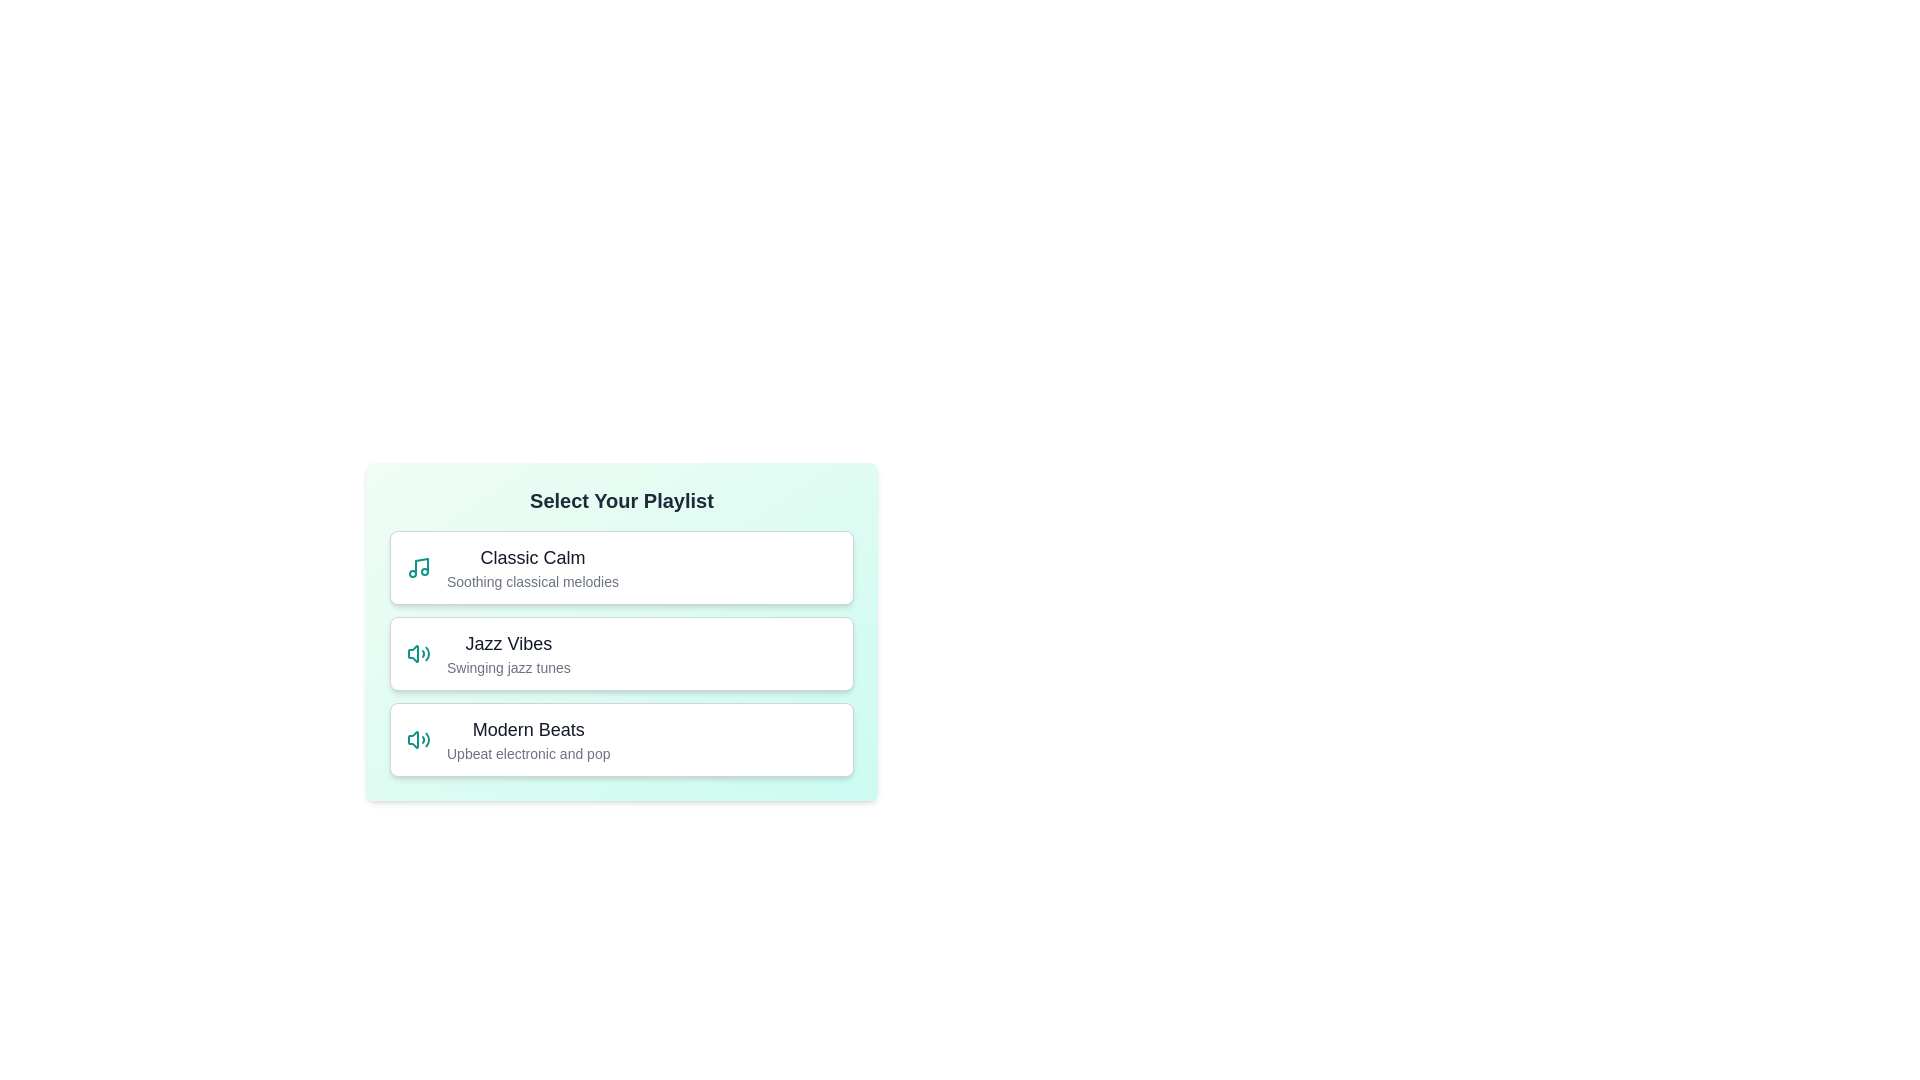 The image size is (1920, 1080). I want to click on the 'Jazz Vibes' text block that provides a description of the playlist, positioned between 'Classic Calm' and 'Modern Beats' in the playlist selection interface, so click(508, 654).